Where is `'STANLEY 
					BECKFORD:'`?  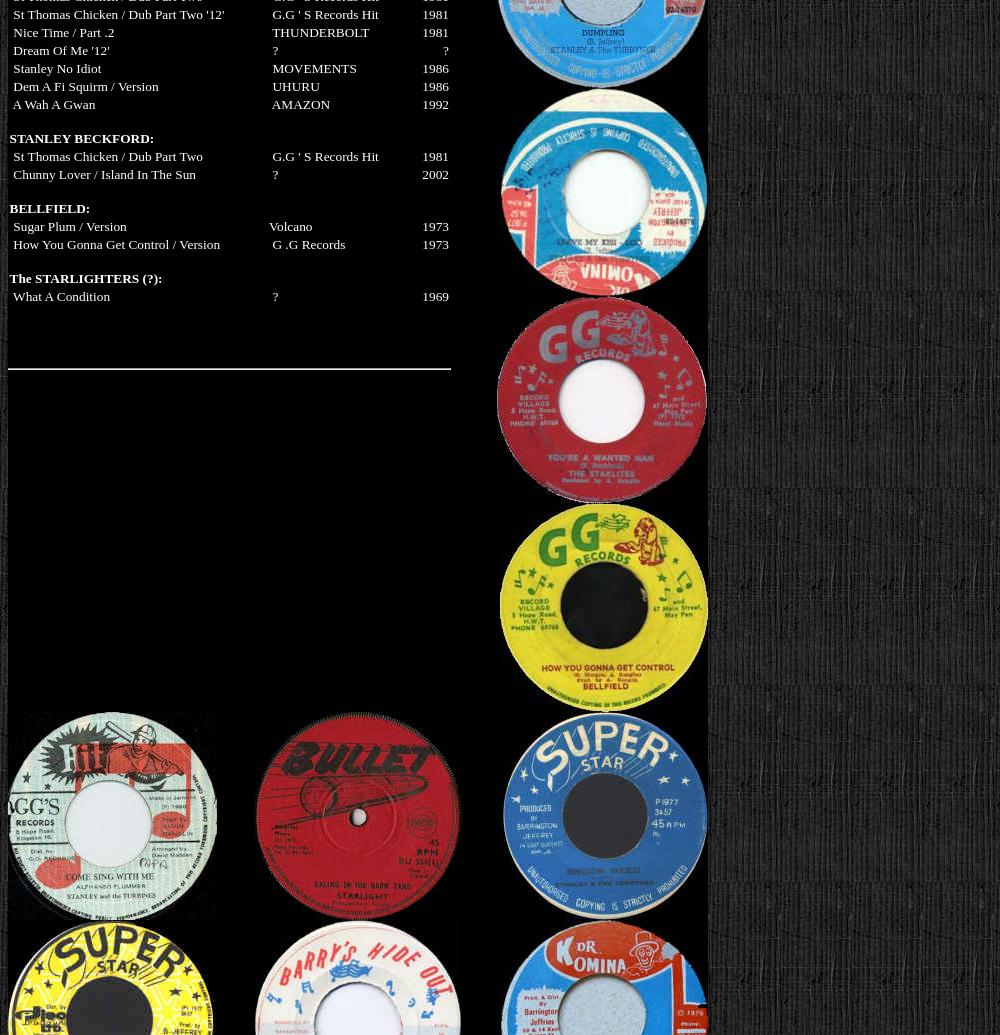 'STANLEY 
					BECKFORD:' is located at coordinates (80, 137).